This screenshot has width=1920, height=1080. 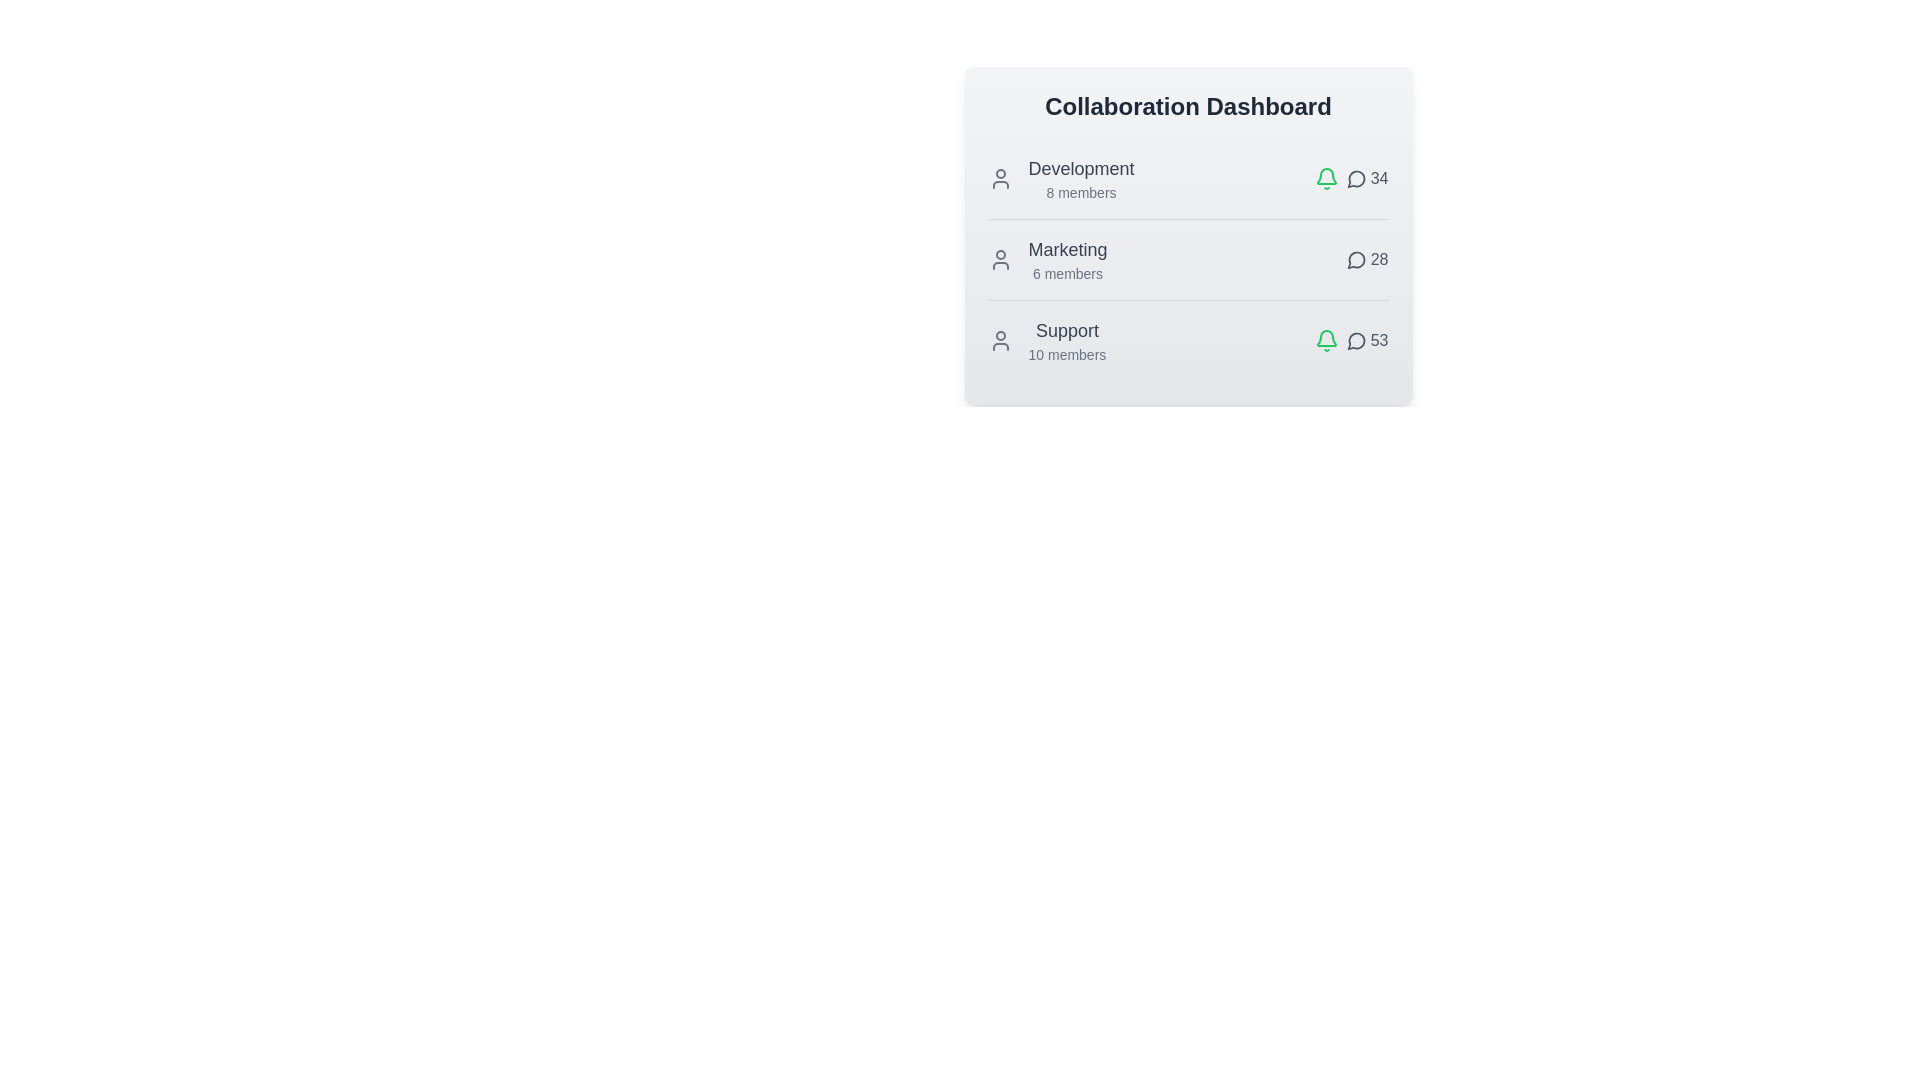 I want to click on the notification bell icon for the team Development, so click(x=1326, y=177).